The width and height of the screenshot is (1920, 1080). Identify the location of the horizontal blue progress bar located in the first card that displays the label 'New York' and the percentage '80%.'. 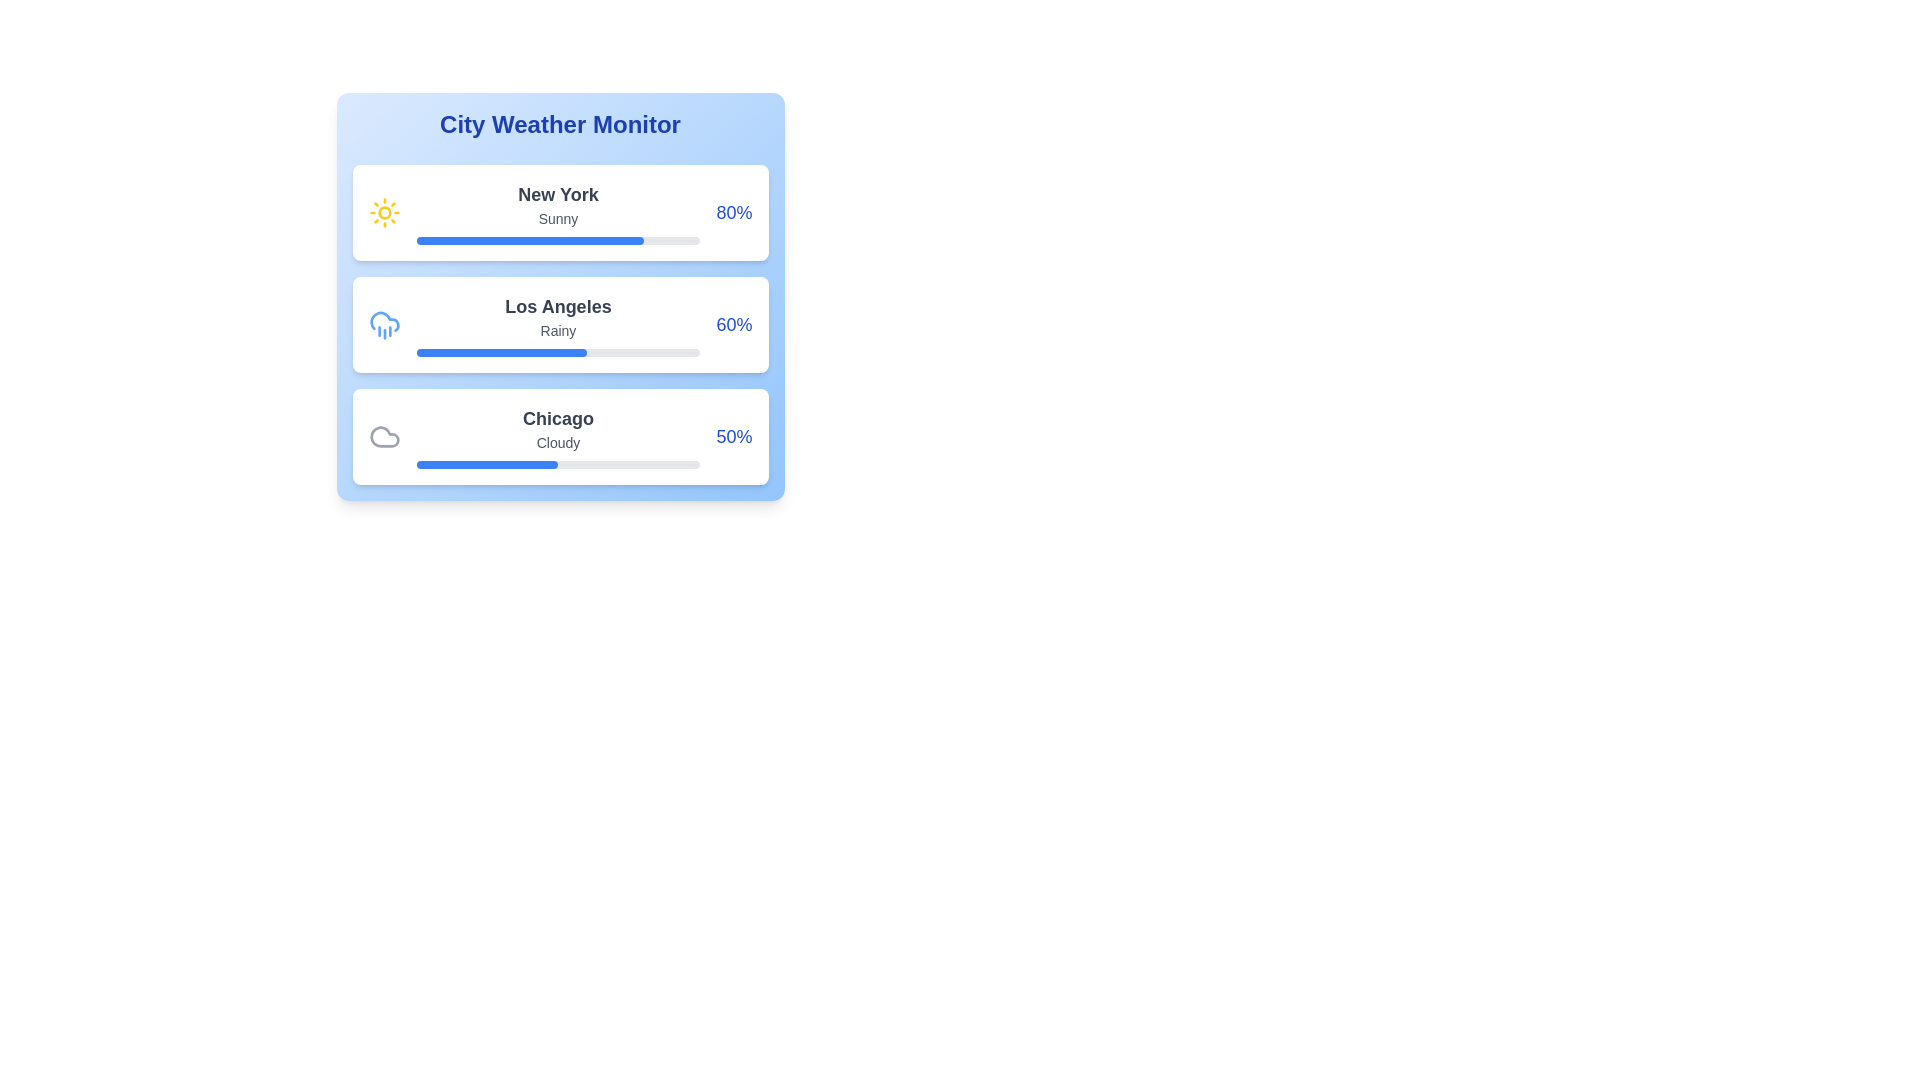
(530, 239).